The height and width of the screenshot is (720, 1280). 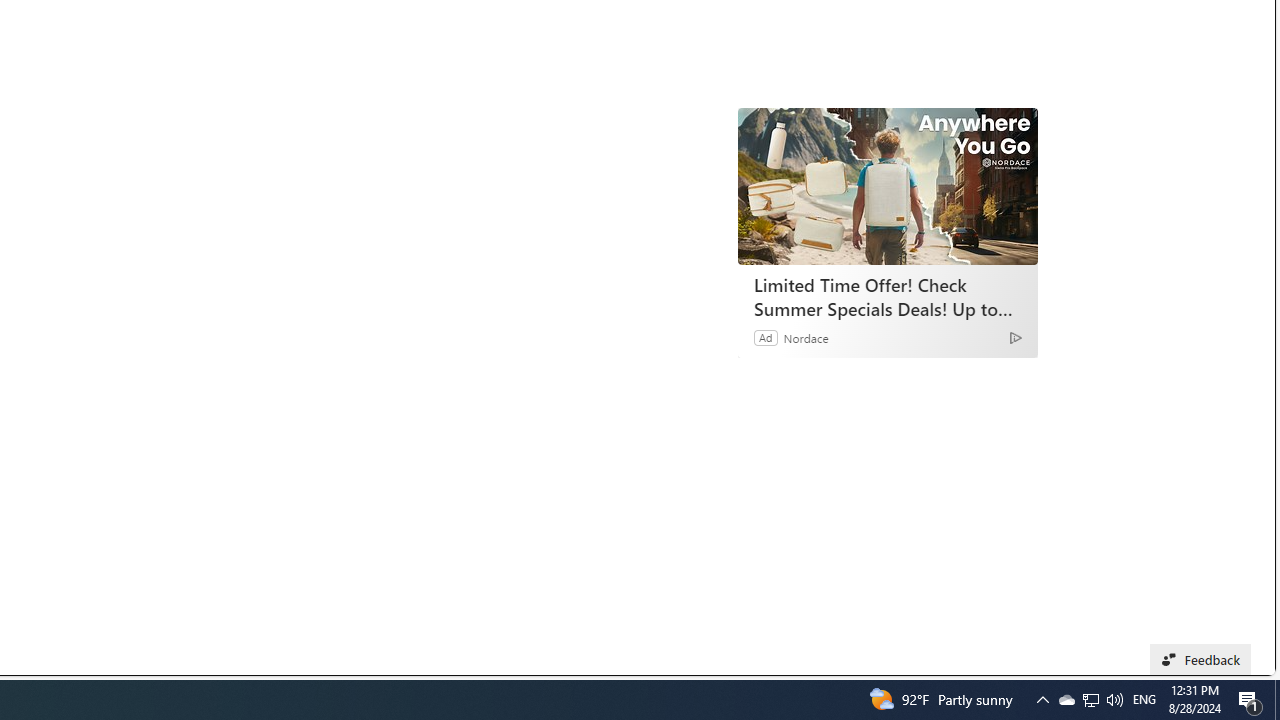 I want to click on 'Feedback', so click(x=1200, y=659).